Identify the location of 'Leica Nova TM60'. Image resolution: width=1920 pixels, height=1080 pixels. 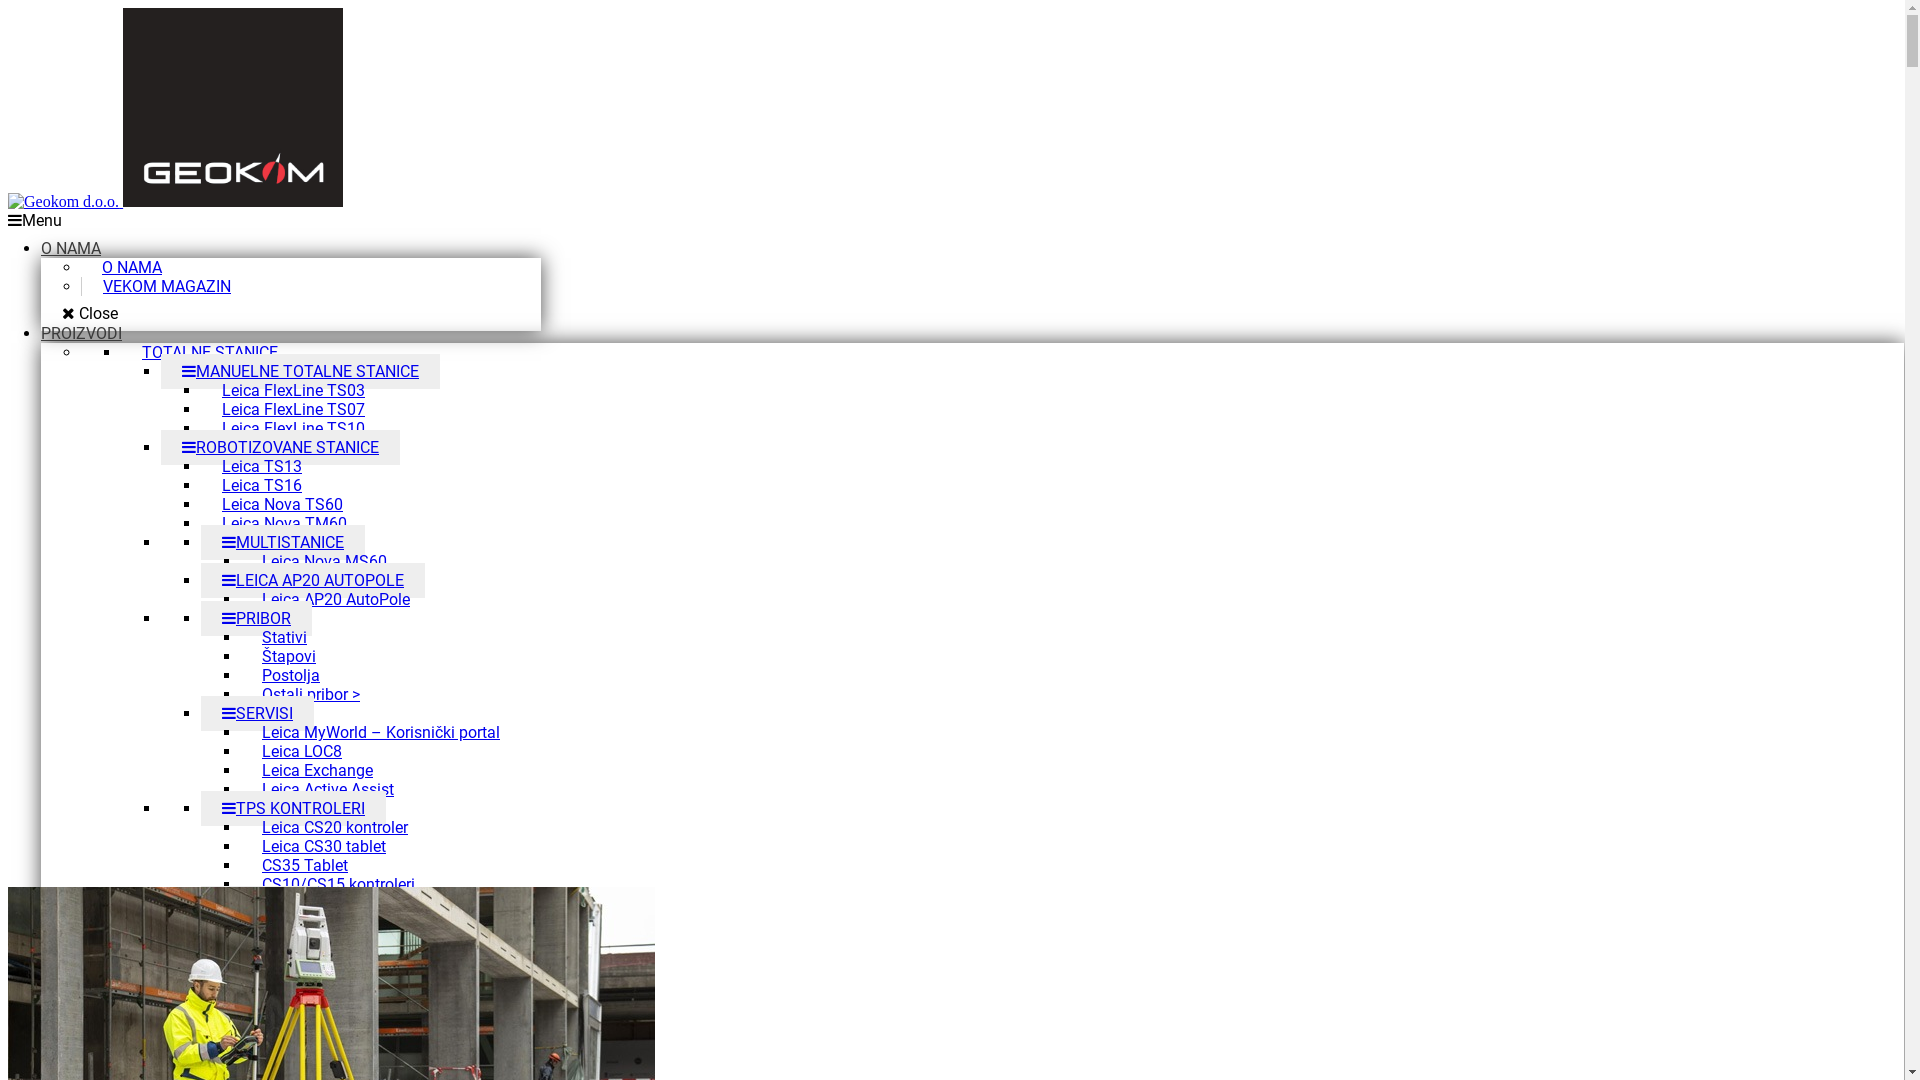
(283, 522).